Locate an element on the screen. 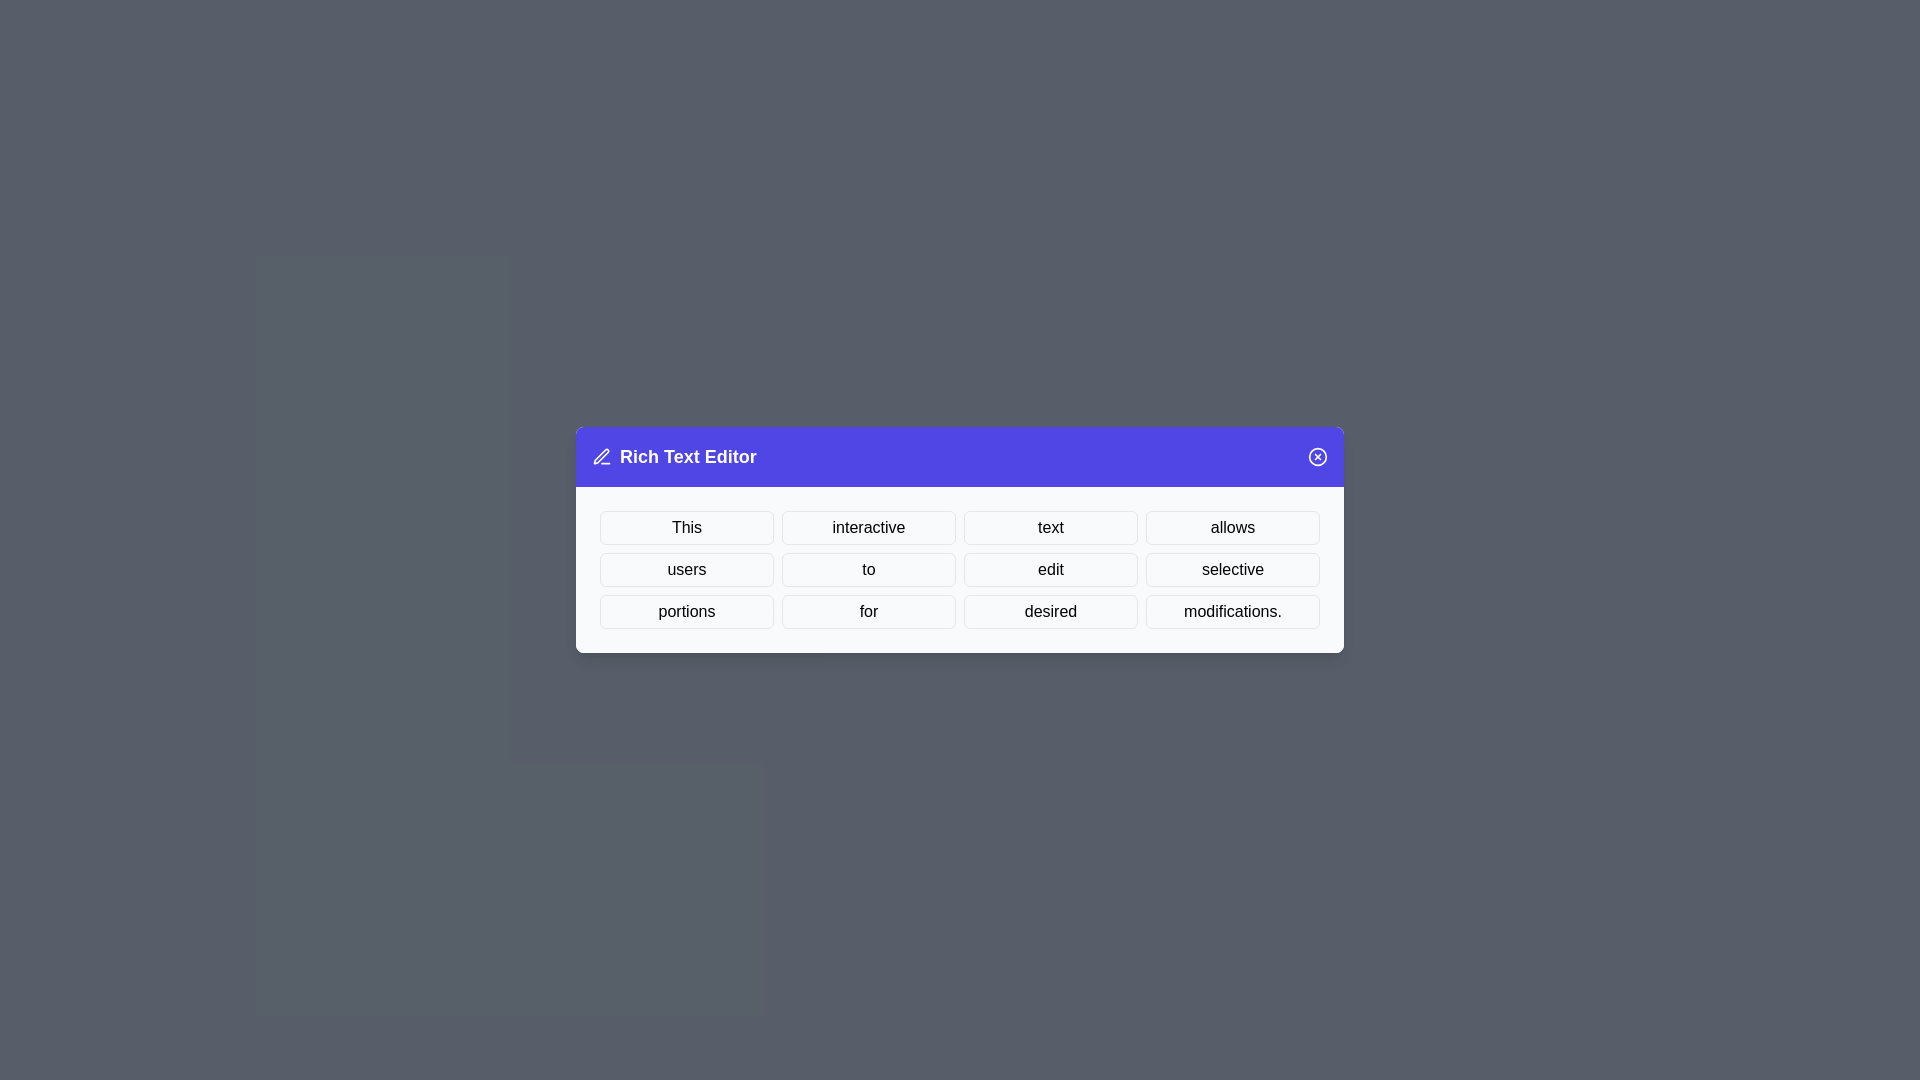 Image resolution: width=1920 pixels, height=1080 pixels. the word allows to select it is located at coordinates (1232, 527).